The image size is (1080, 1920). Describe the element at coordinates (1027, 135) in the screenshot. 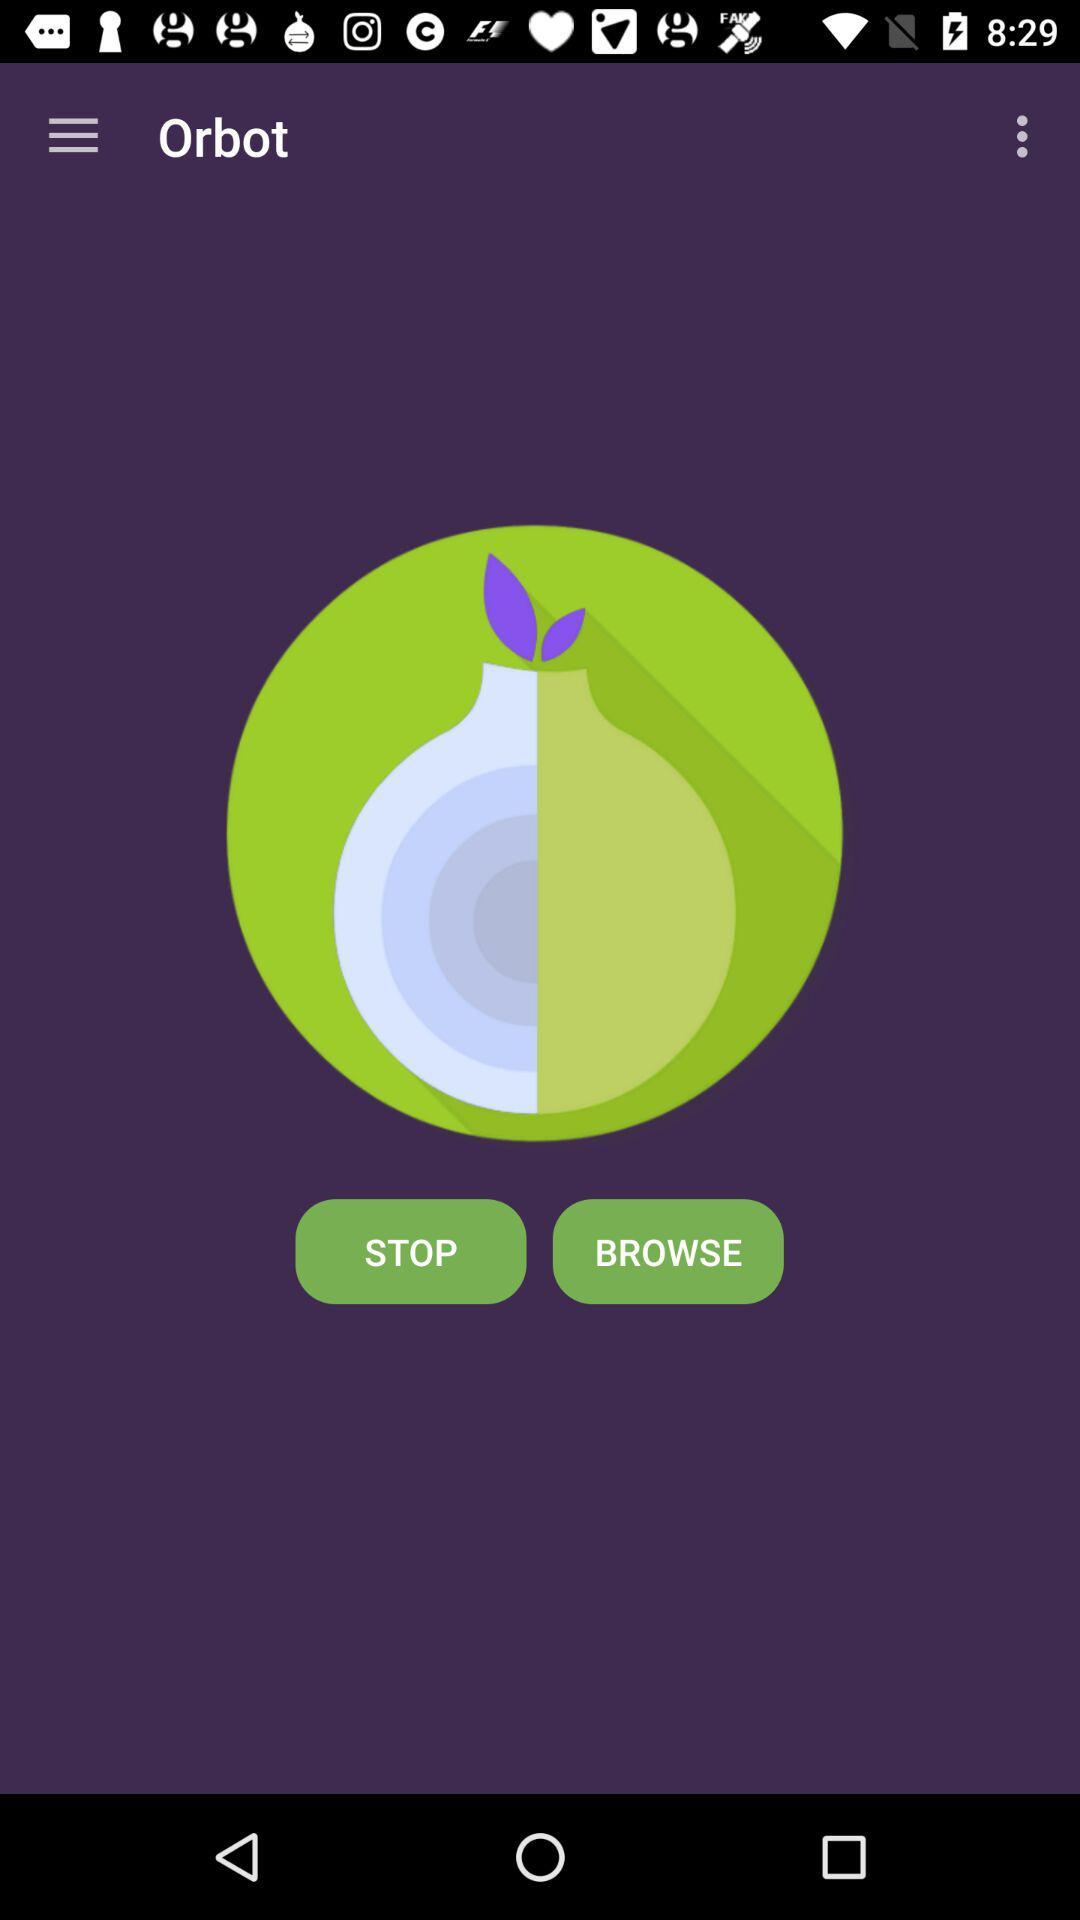

I see `app next to the orbot app` at that location.